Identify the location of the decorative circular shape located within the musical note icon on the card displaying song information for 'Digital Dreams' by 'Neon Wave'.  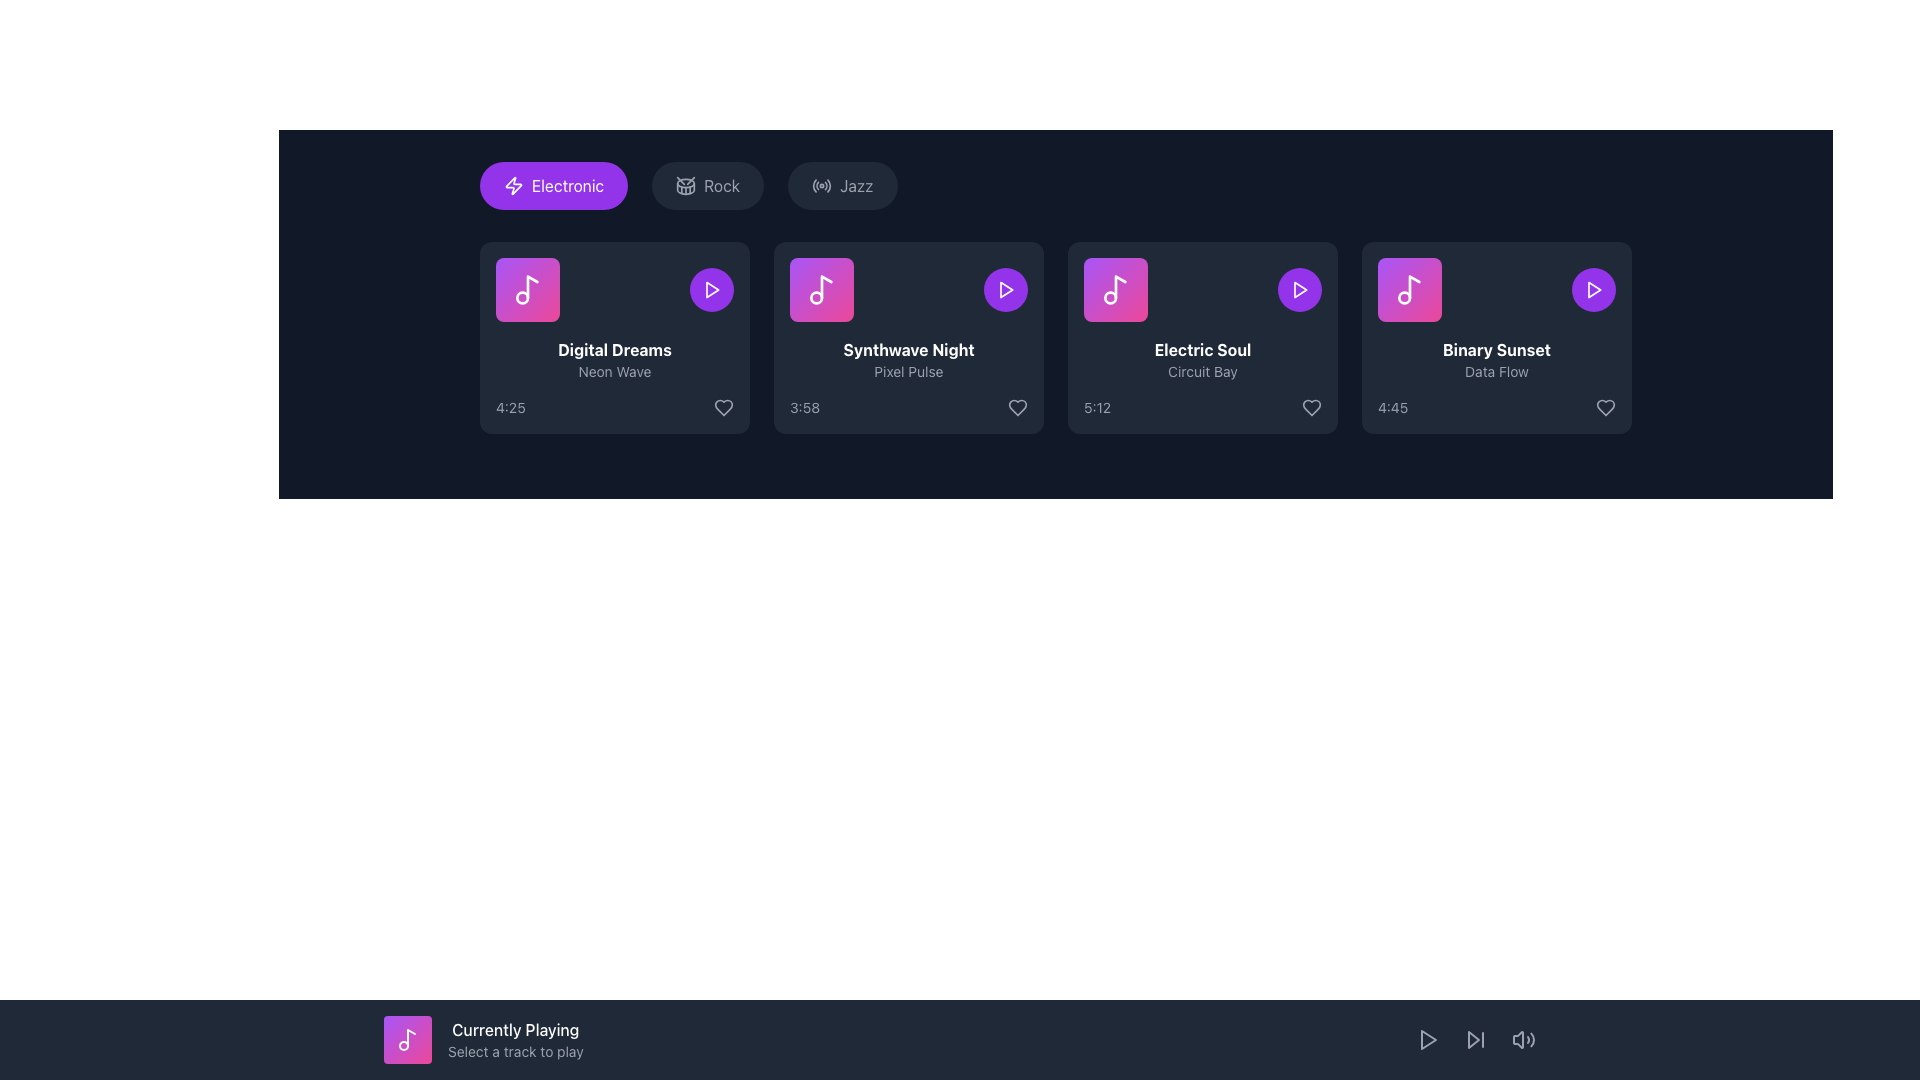
(522, 297).